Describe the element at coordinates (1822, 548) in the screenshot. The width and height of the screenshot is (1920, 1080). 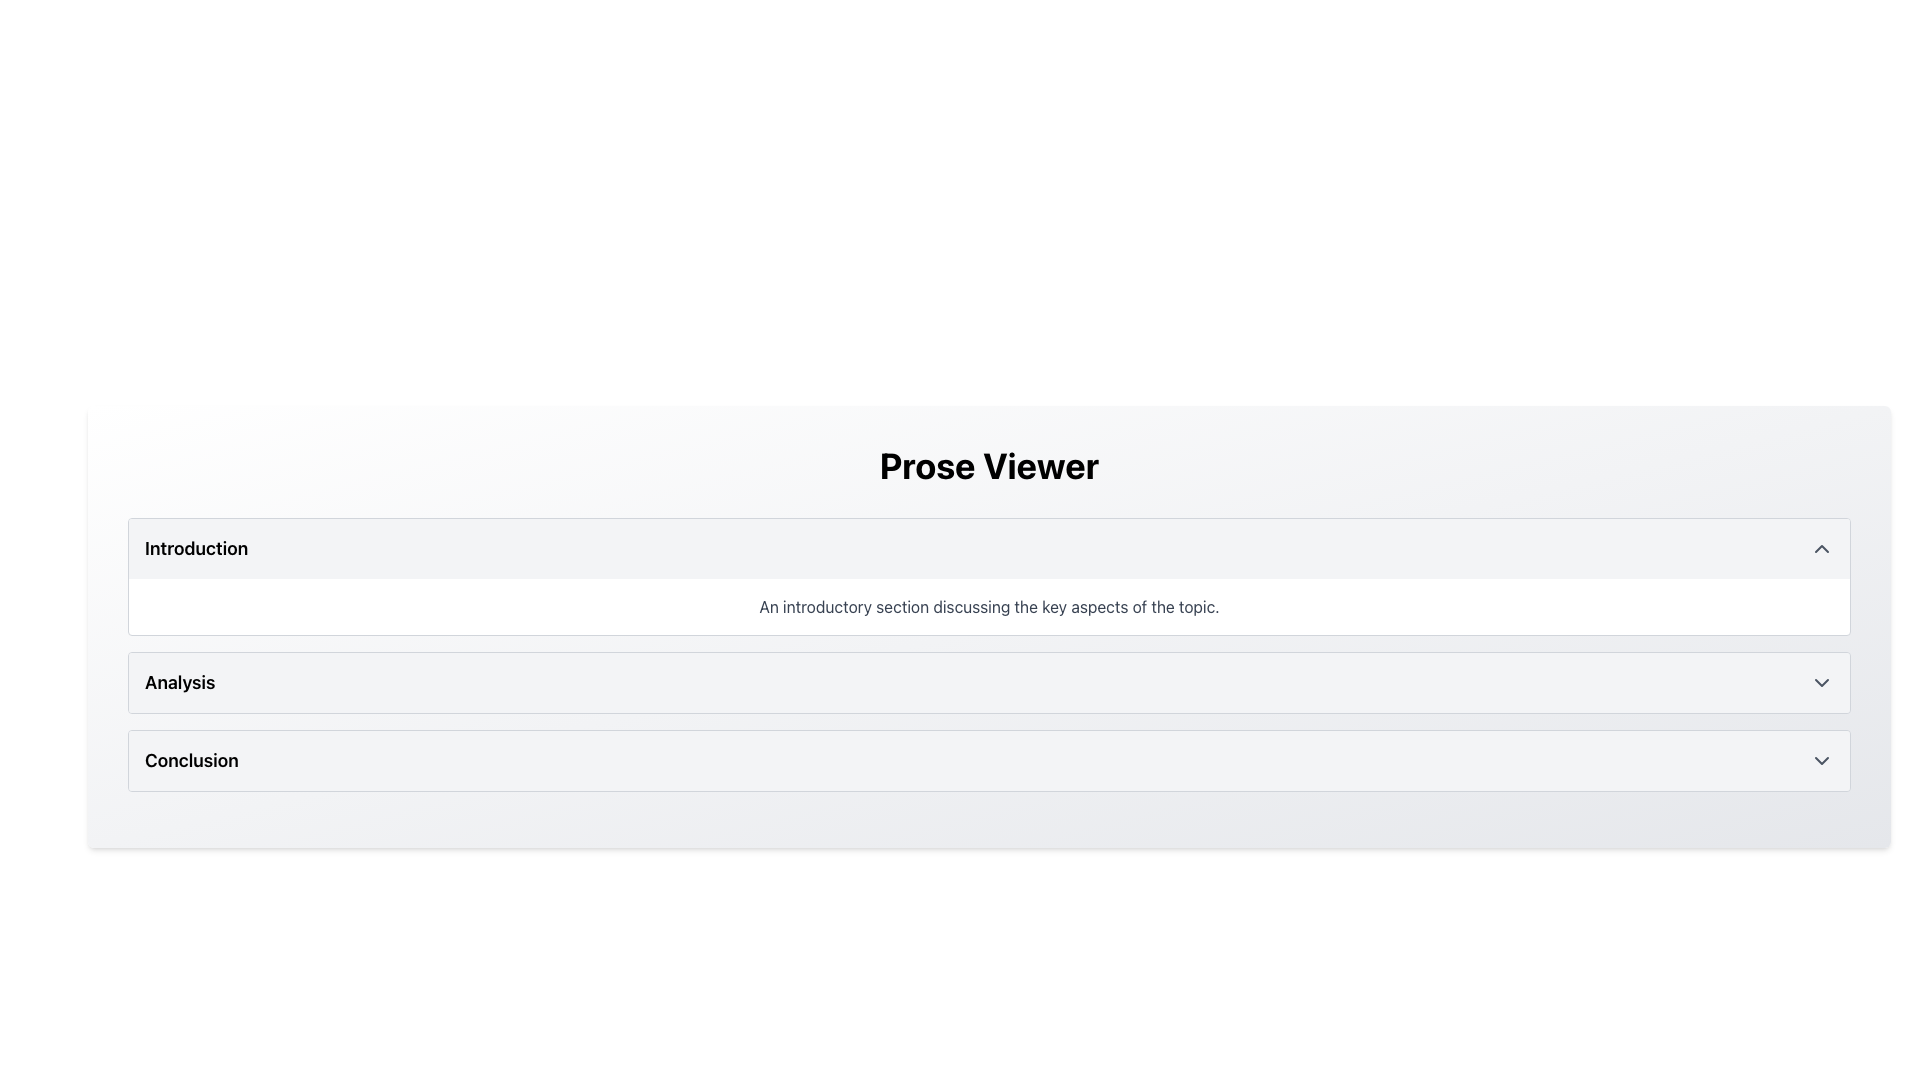
I see `the upward-facing gray chevron icon located at the far right of the row labeled 'Introduction'` at that location.